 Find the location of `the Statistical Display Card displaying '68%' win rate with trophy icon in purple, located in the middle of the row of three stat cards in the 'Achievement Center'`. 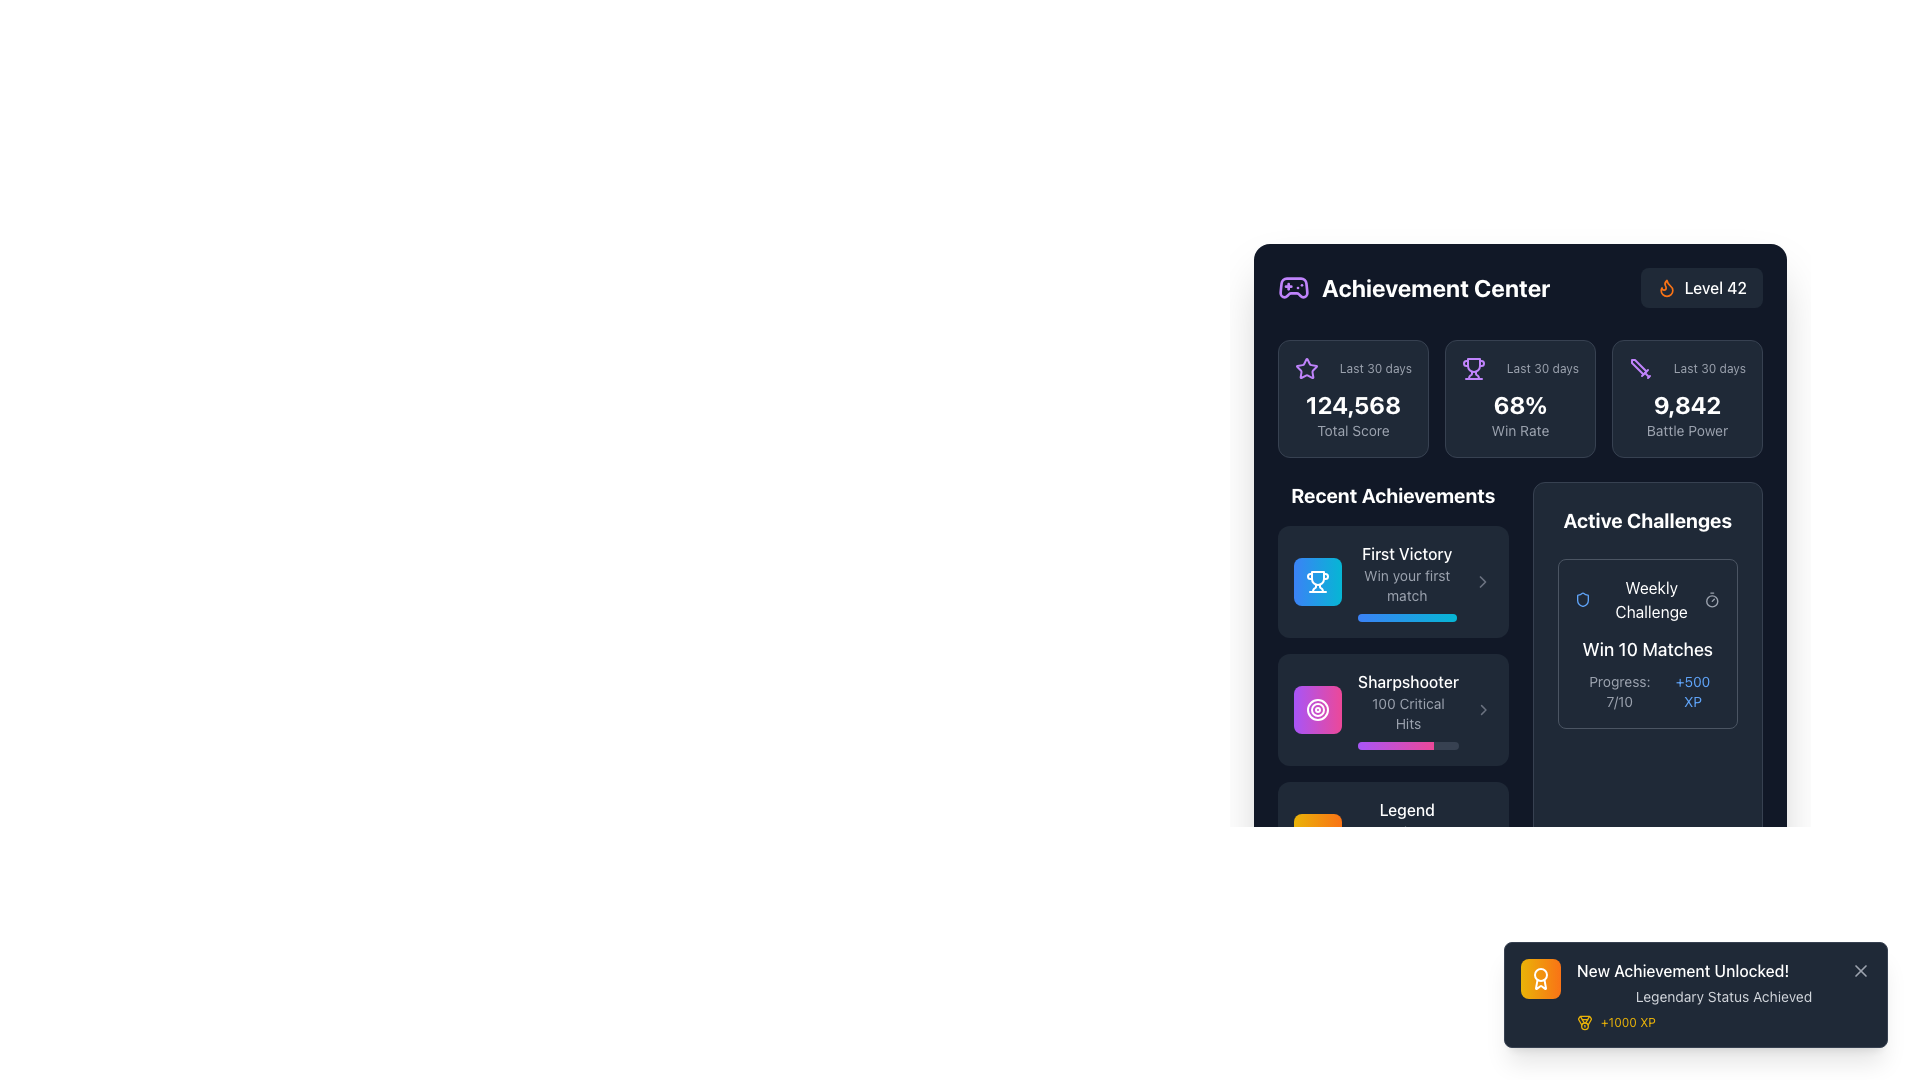

the Statistical Display Card displaying '68%' win rate with trophy icon in purple, located in the middle of the row of three stat cards in the 'Achievement Center' is located at coordinates (1520, 398).